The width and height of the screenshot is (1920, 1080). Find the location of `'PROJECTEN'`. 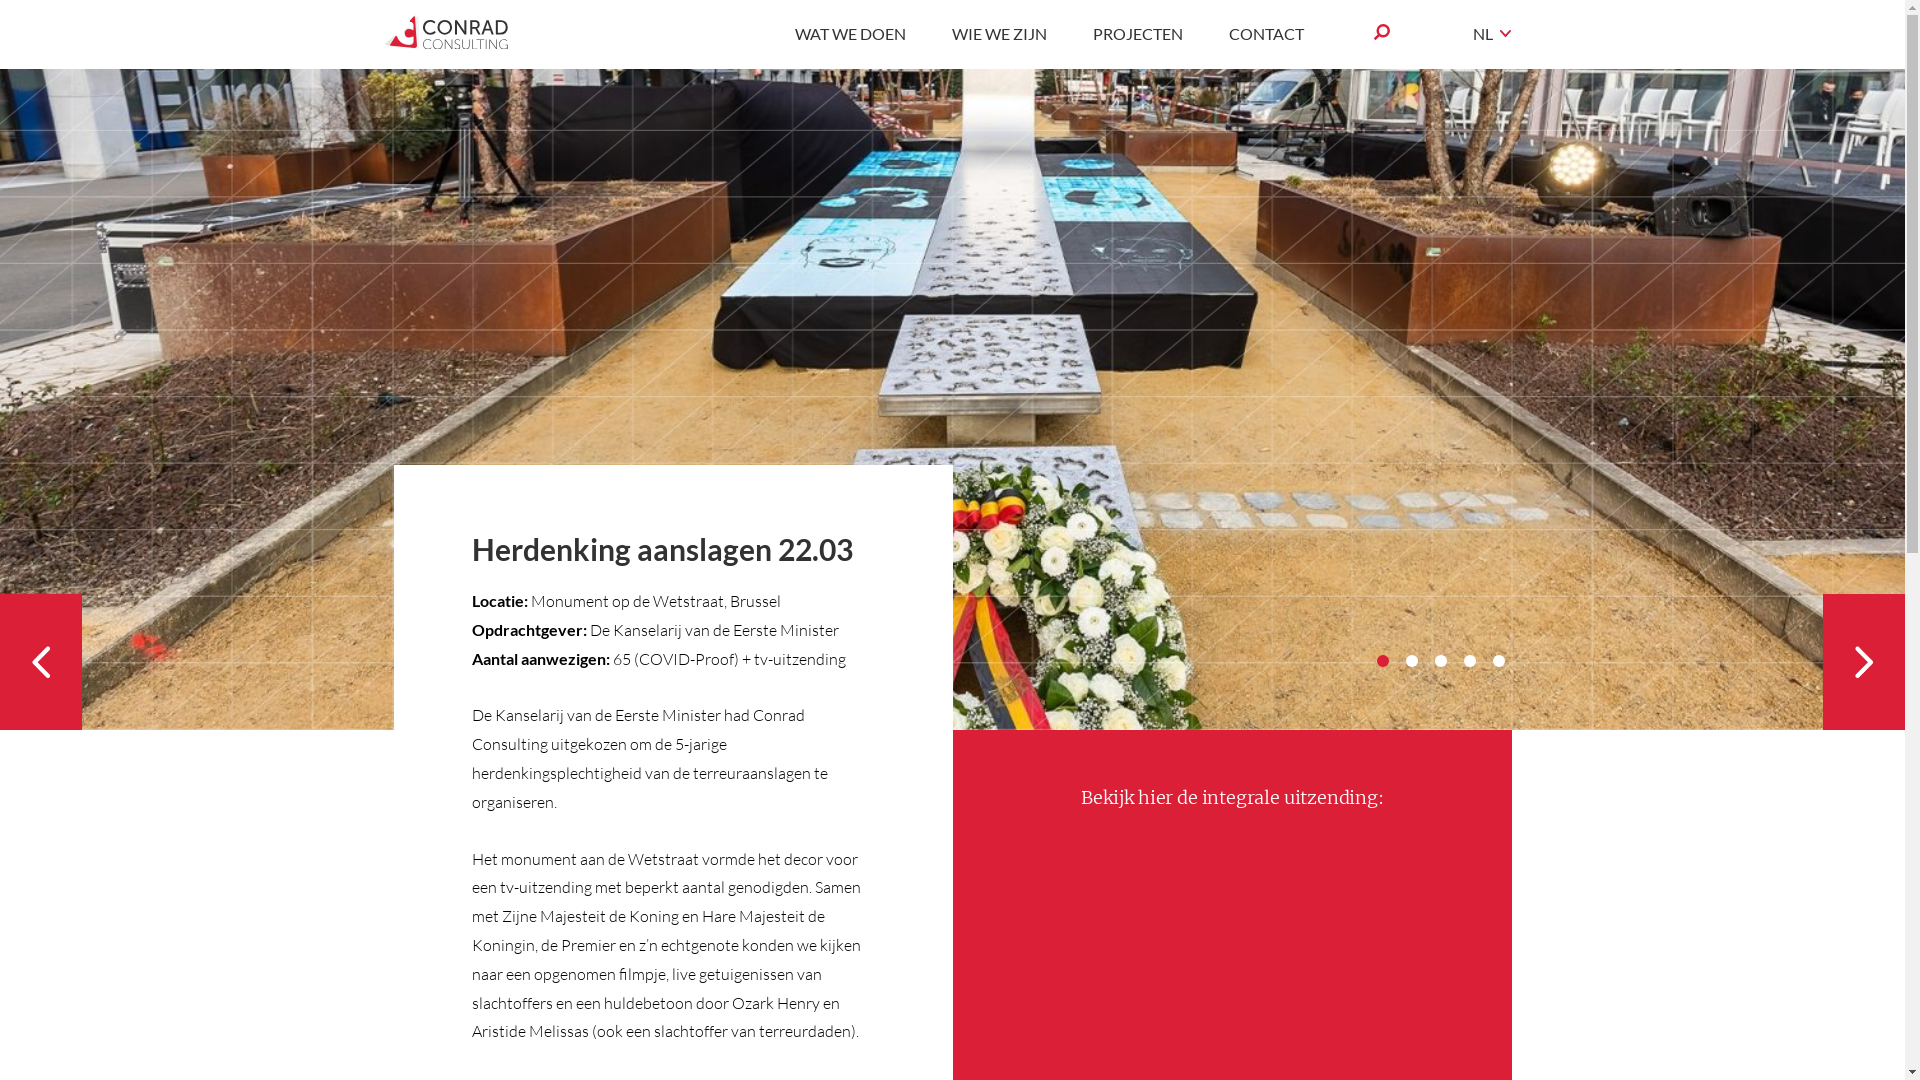

'PROJECTEN' is located at coordinates (1137, 33).